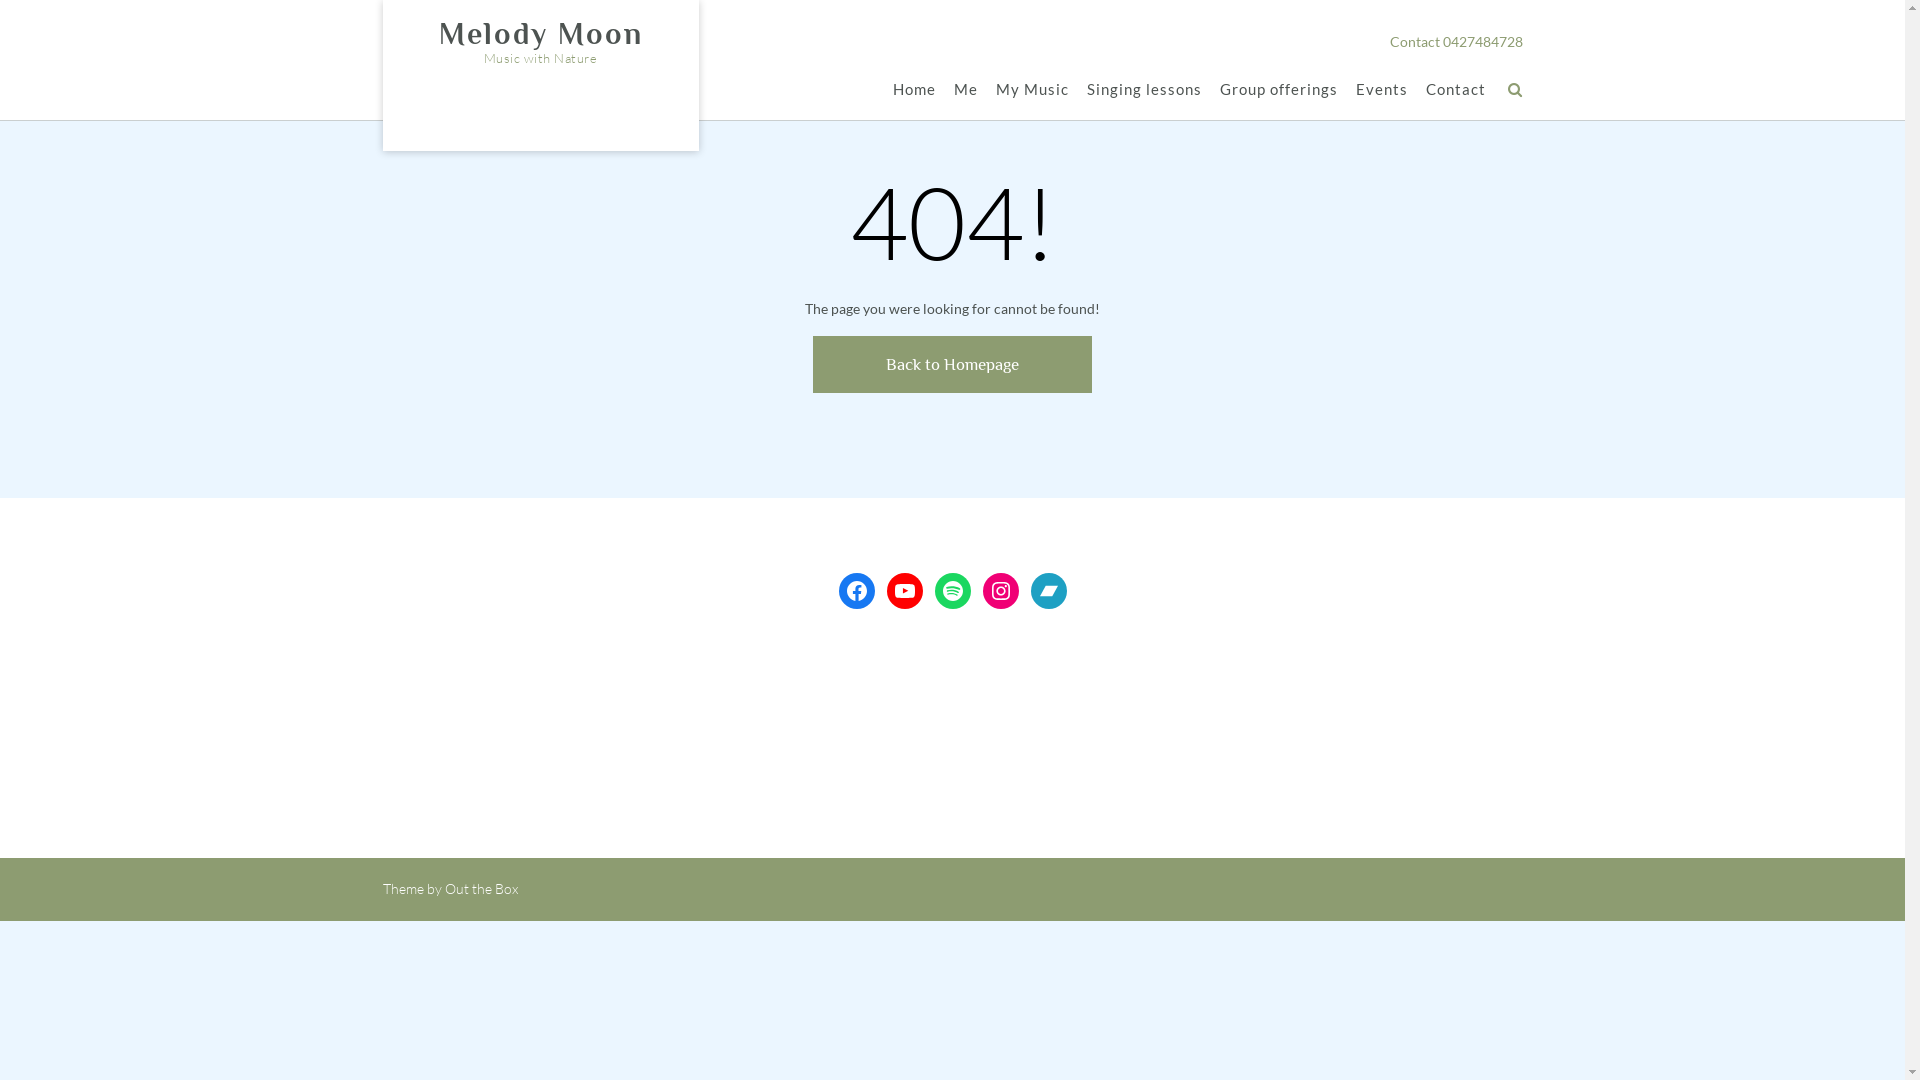 The height and width of the screenshot is (1080, 1920). What do you see at coordinates (1046, 589) in the screenshot?
I see `'Bandcamp'` at bounding box center [1046, 589].